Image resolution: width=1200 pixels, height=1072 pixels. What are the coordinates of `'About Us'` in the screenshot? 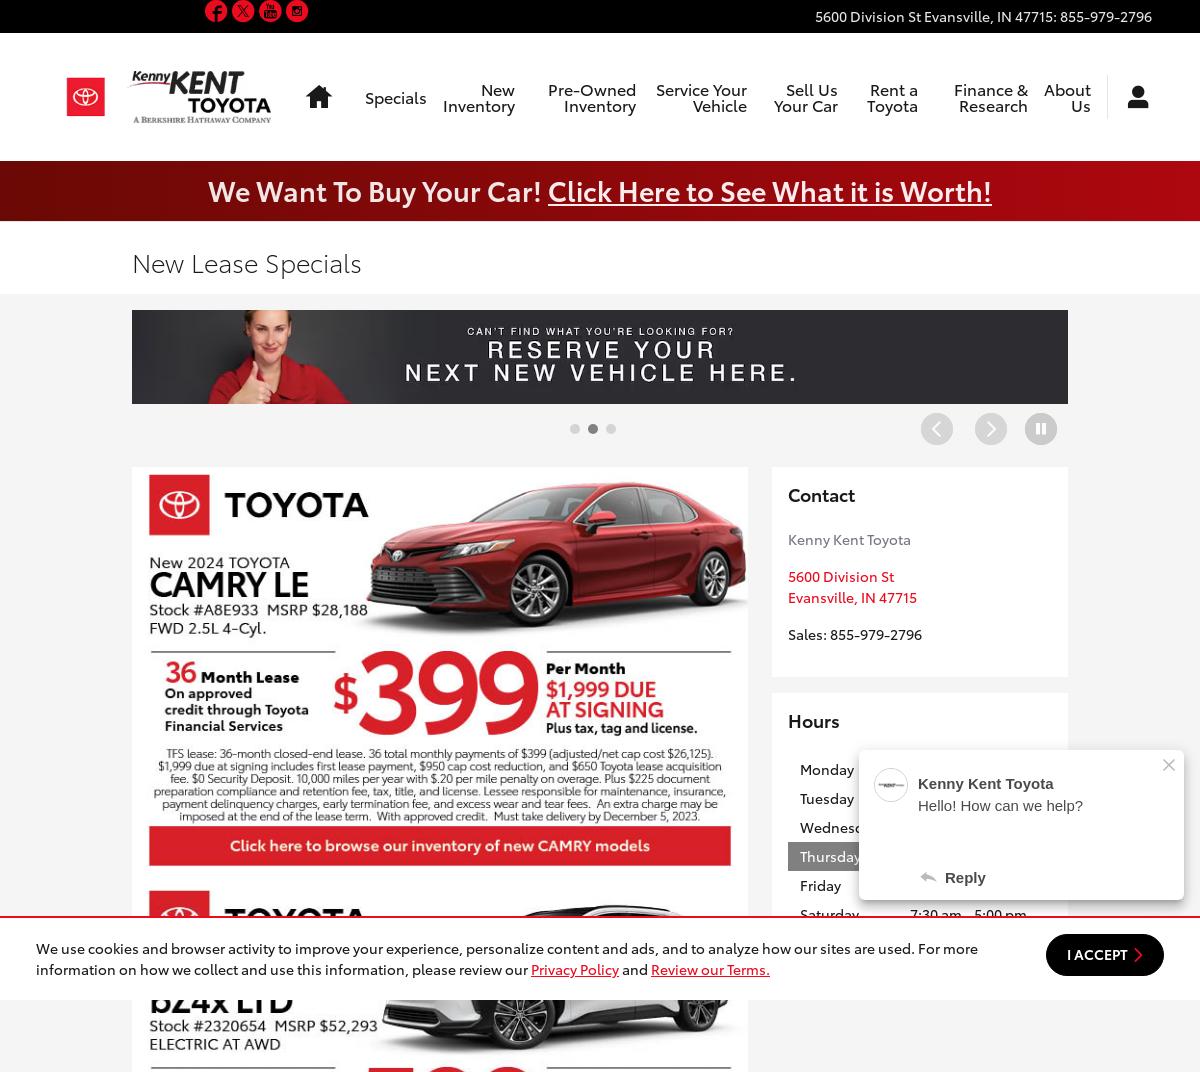 It's located at (1043, 96).